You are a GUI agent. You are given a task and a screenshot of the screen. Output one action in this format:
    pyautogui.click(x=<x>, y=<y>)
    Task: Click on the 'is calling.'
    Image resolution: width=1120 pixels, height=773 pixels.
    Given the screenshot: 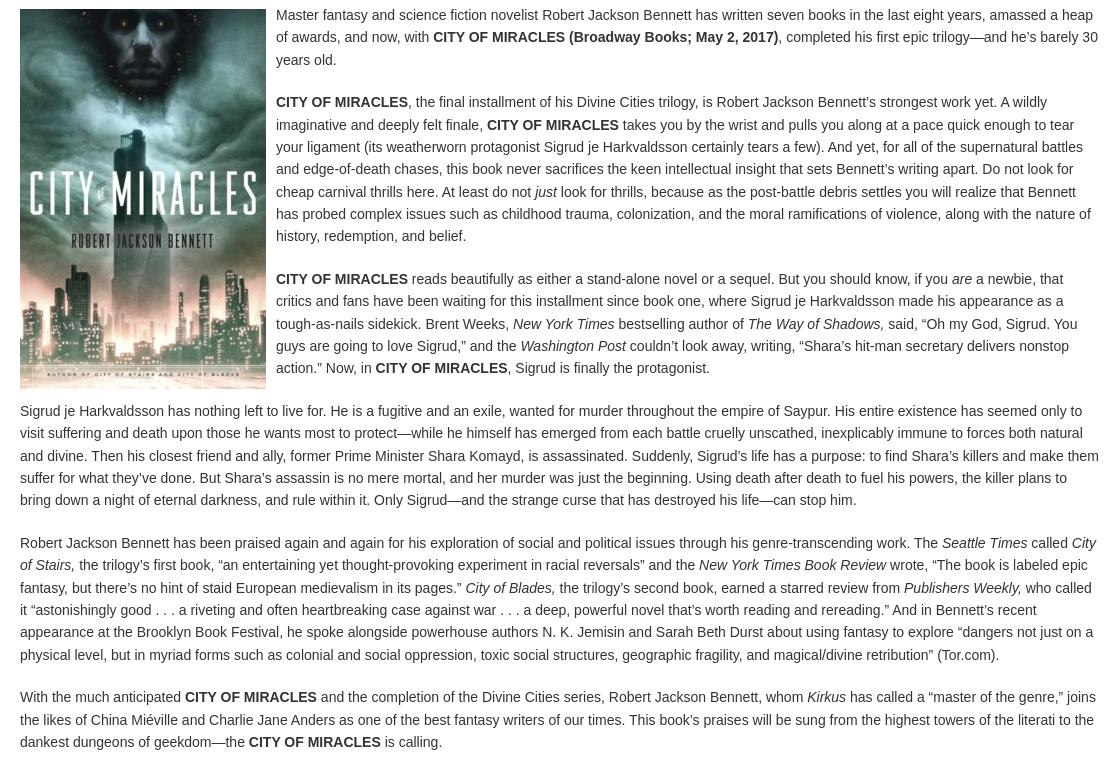 What is the action you would take?
    pyautogui.click(x=410, y=739)
    